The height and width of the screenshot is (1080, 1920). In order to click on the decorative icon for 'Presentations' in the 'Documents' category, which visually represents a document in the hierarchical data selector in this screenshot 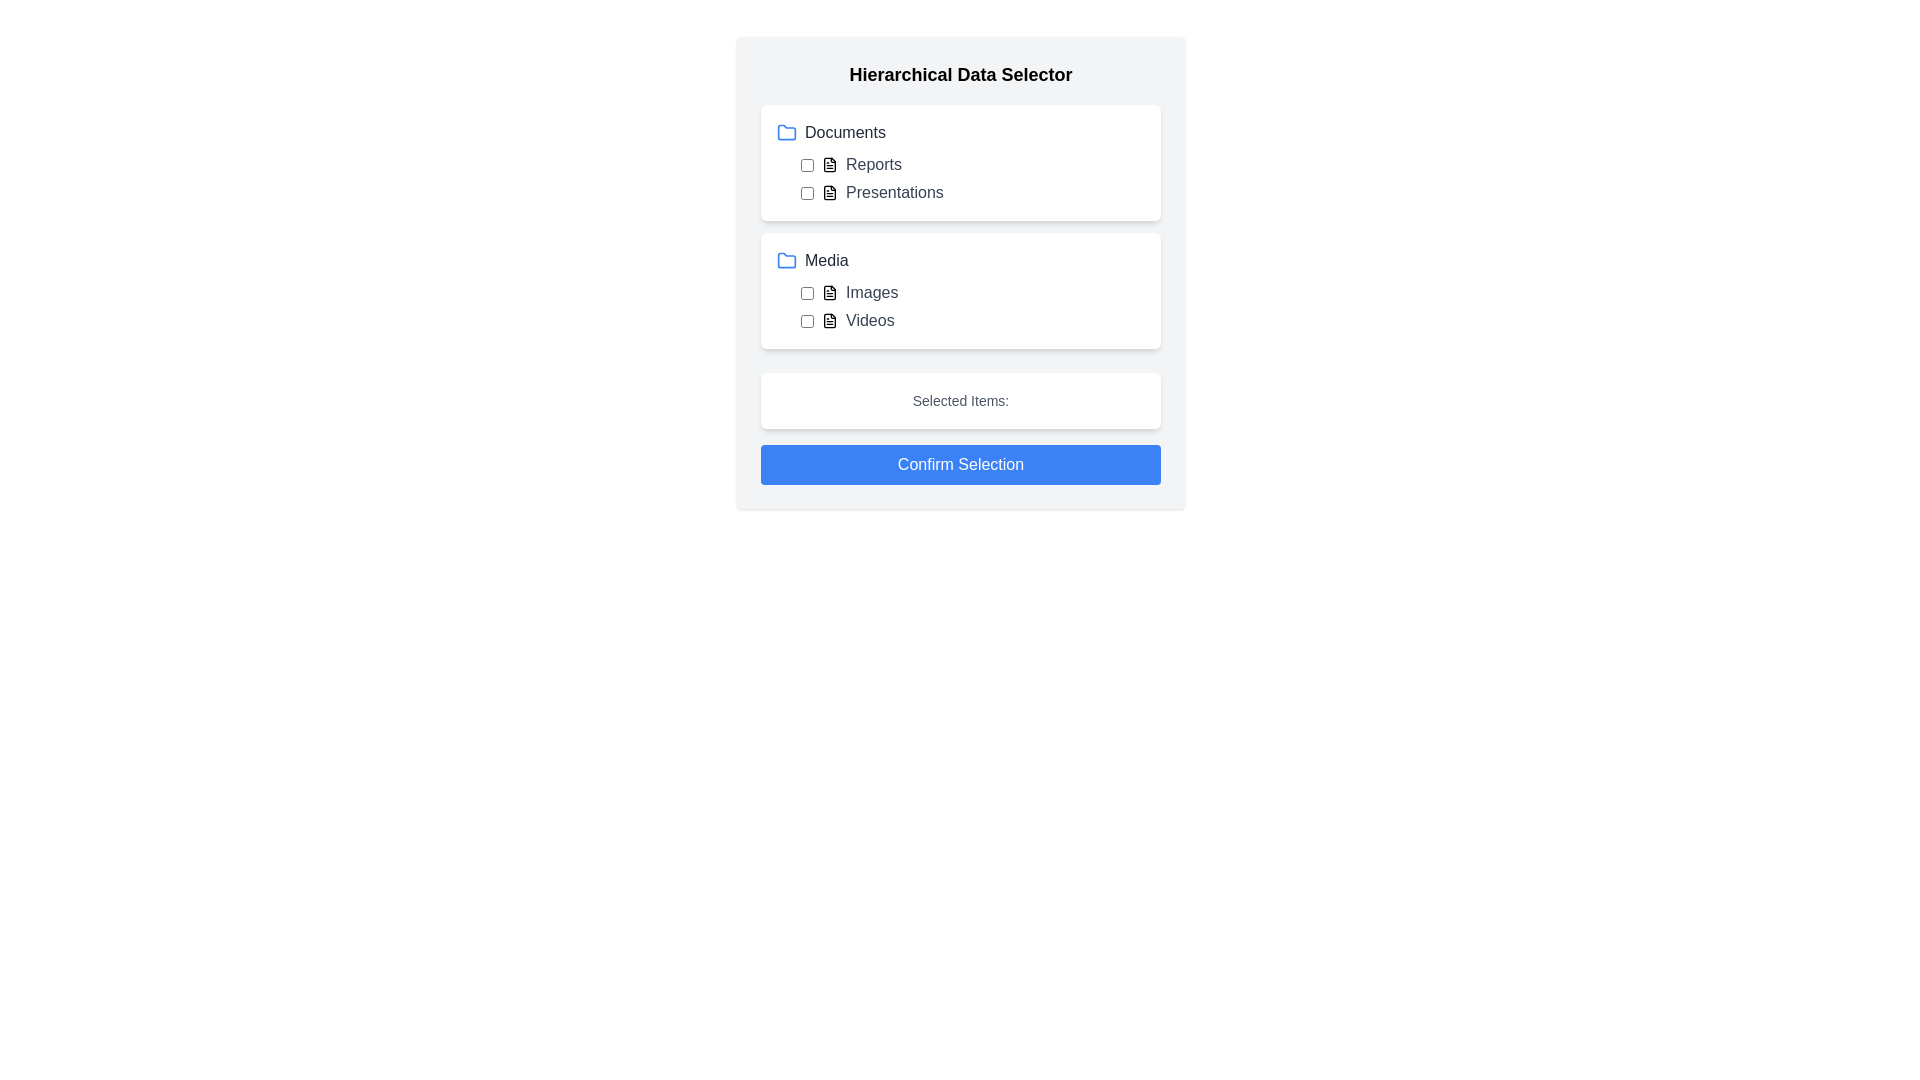, I will do `click(830, 192)`.